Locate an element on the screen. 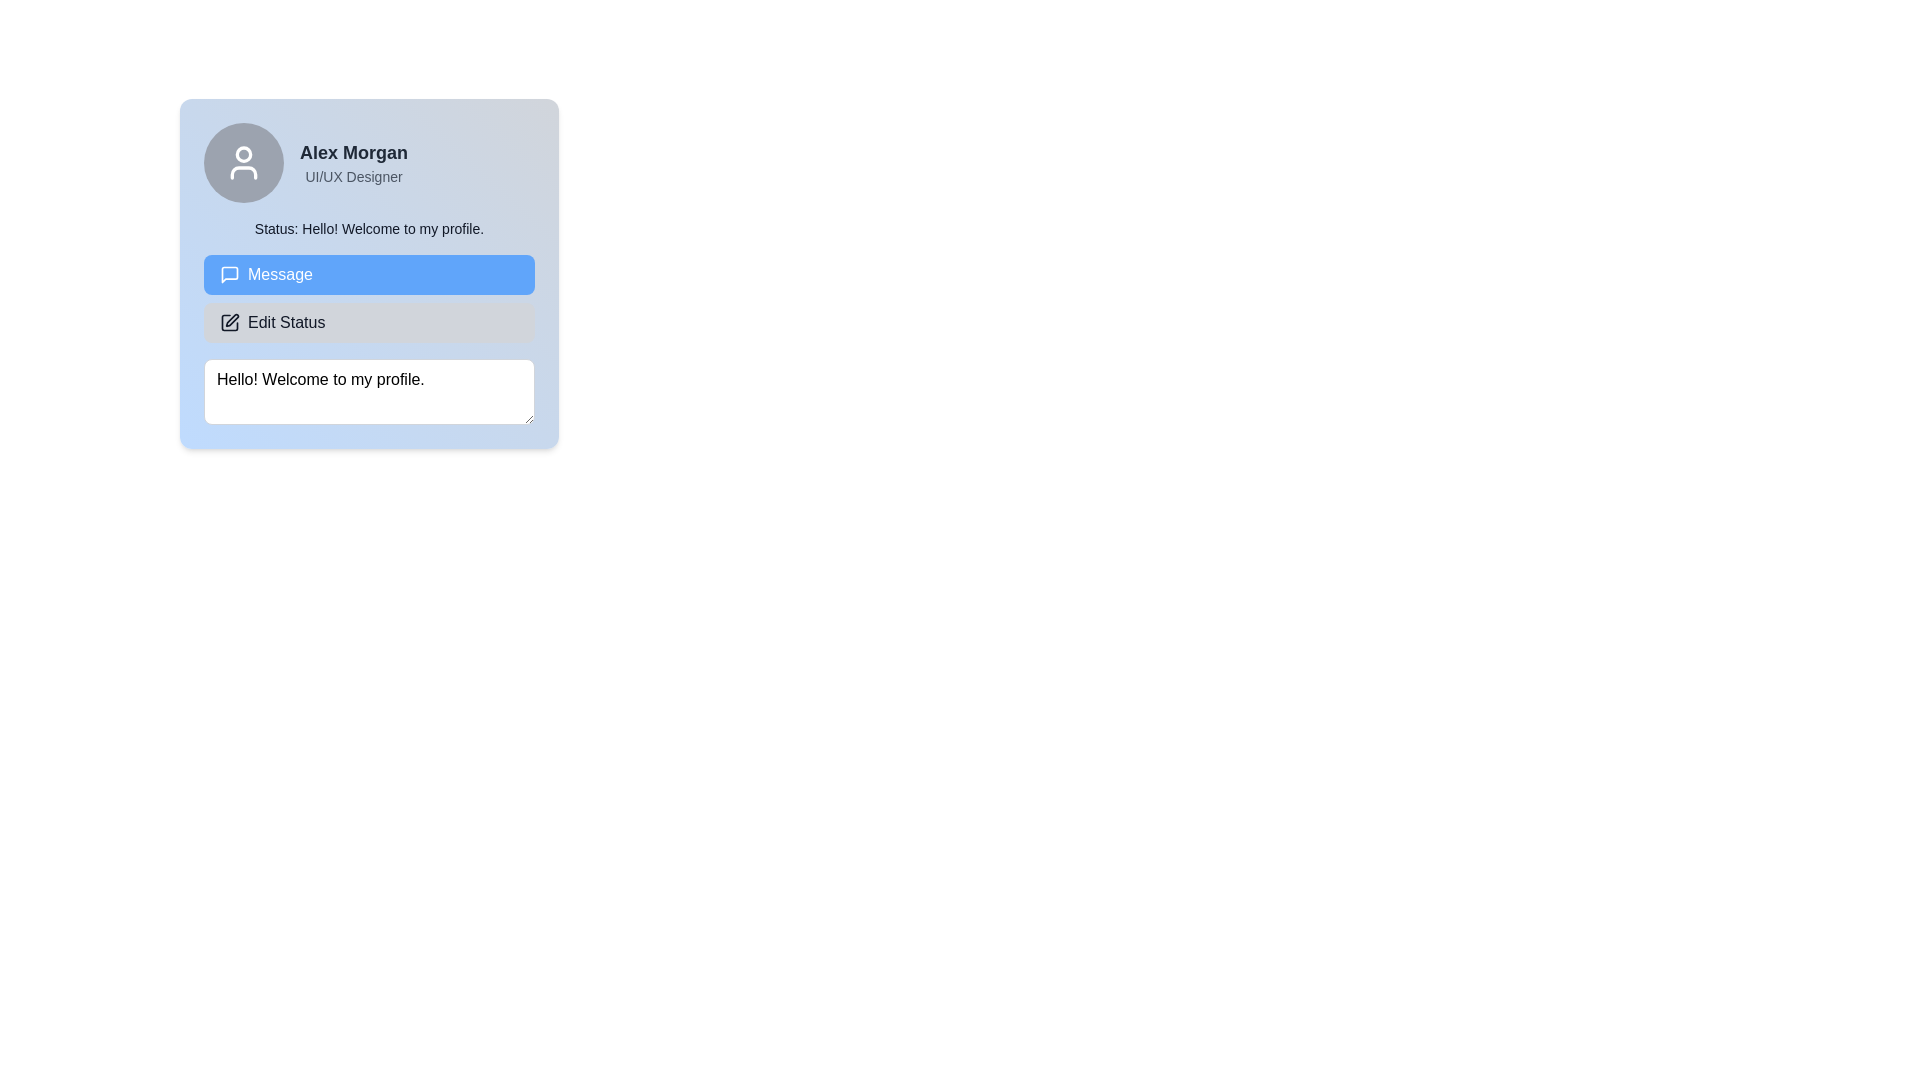 This screenshot has width=1920, height=1080. the communication button located centrally in the profile card interface is located at coordinates (369, 273).